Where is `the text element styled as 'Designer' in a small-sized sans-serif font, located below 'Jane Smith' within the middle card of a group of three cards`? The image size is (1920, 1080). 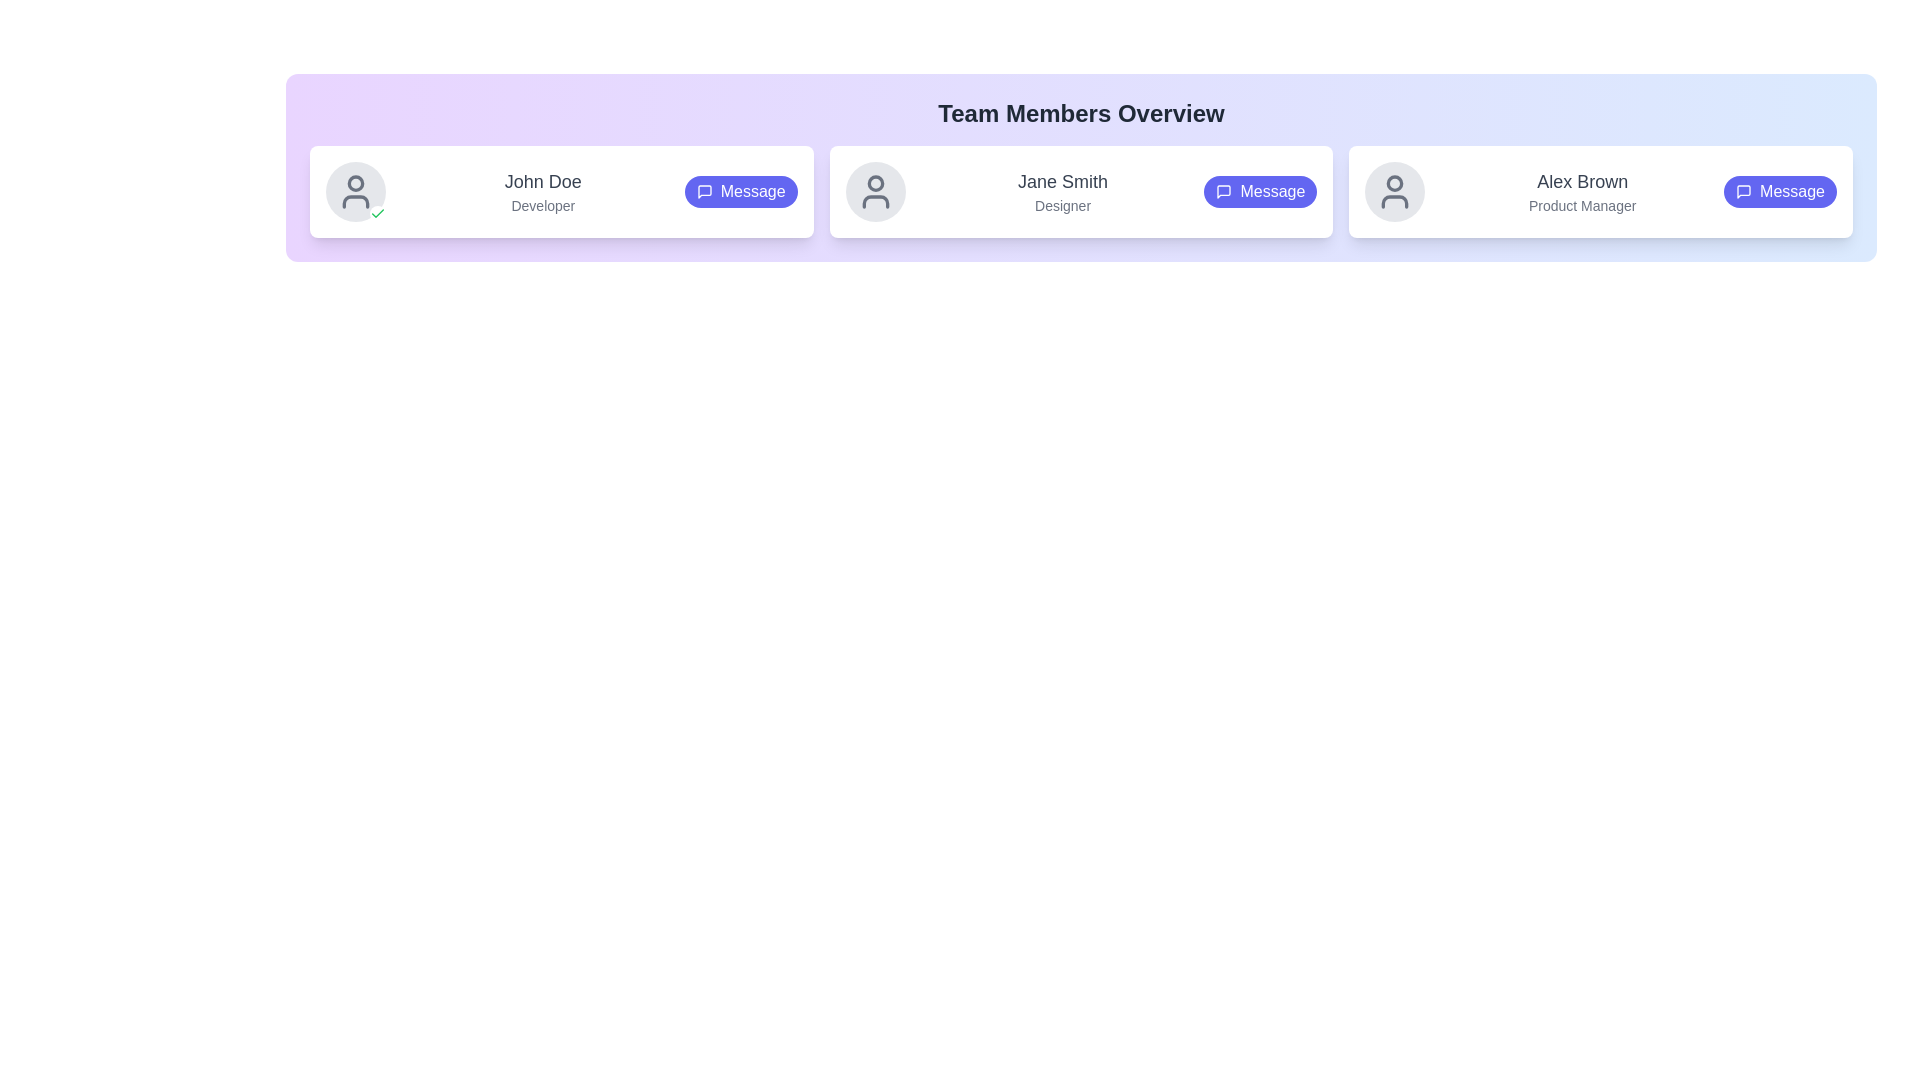
the text element styled as 'Designer' in a small-sized sans-serif font, located below 'Jane Smith' within the middle card of a group of three cards is located at coordinates (1062, 205).